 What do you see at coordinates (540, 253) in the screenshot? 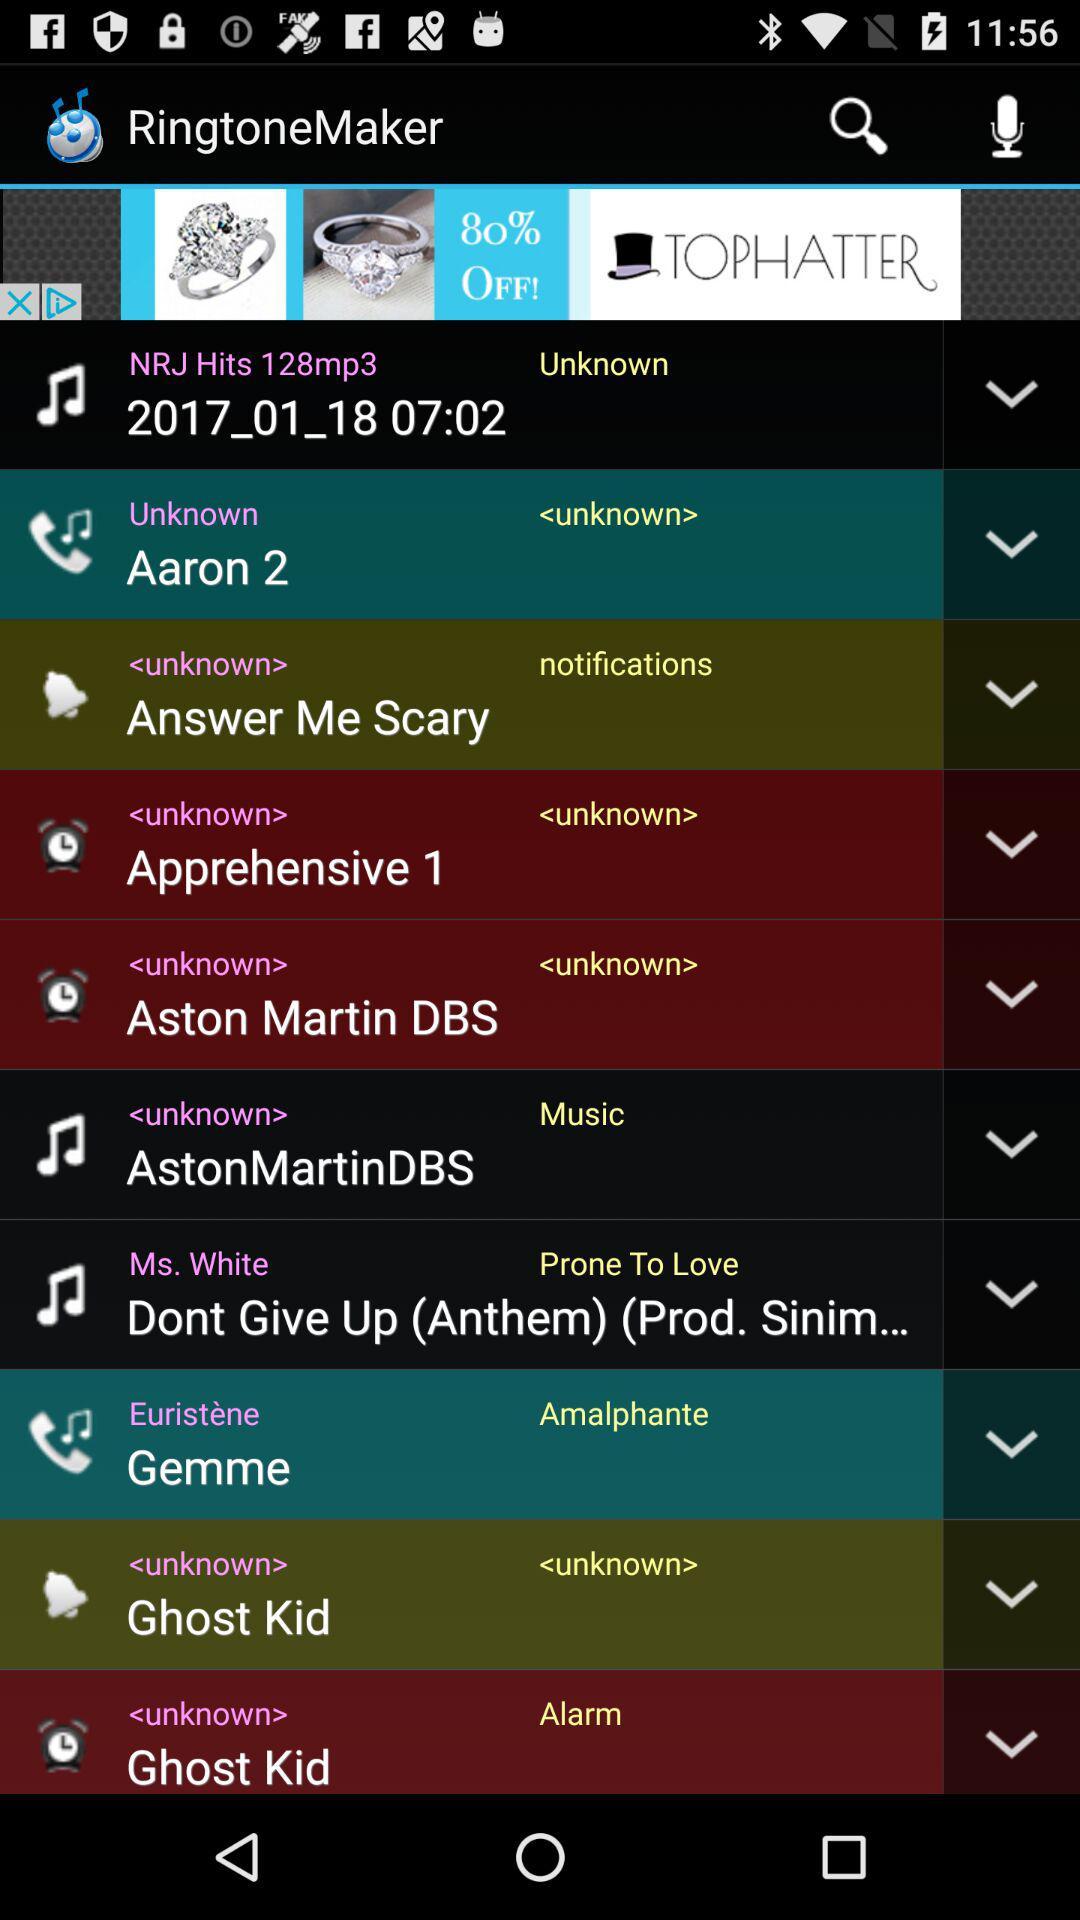
I see `advertisement` at bounding box center [540, 253].